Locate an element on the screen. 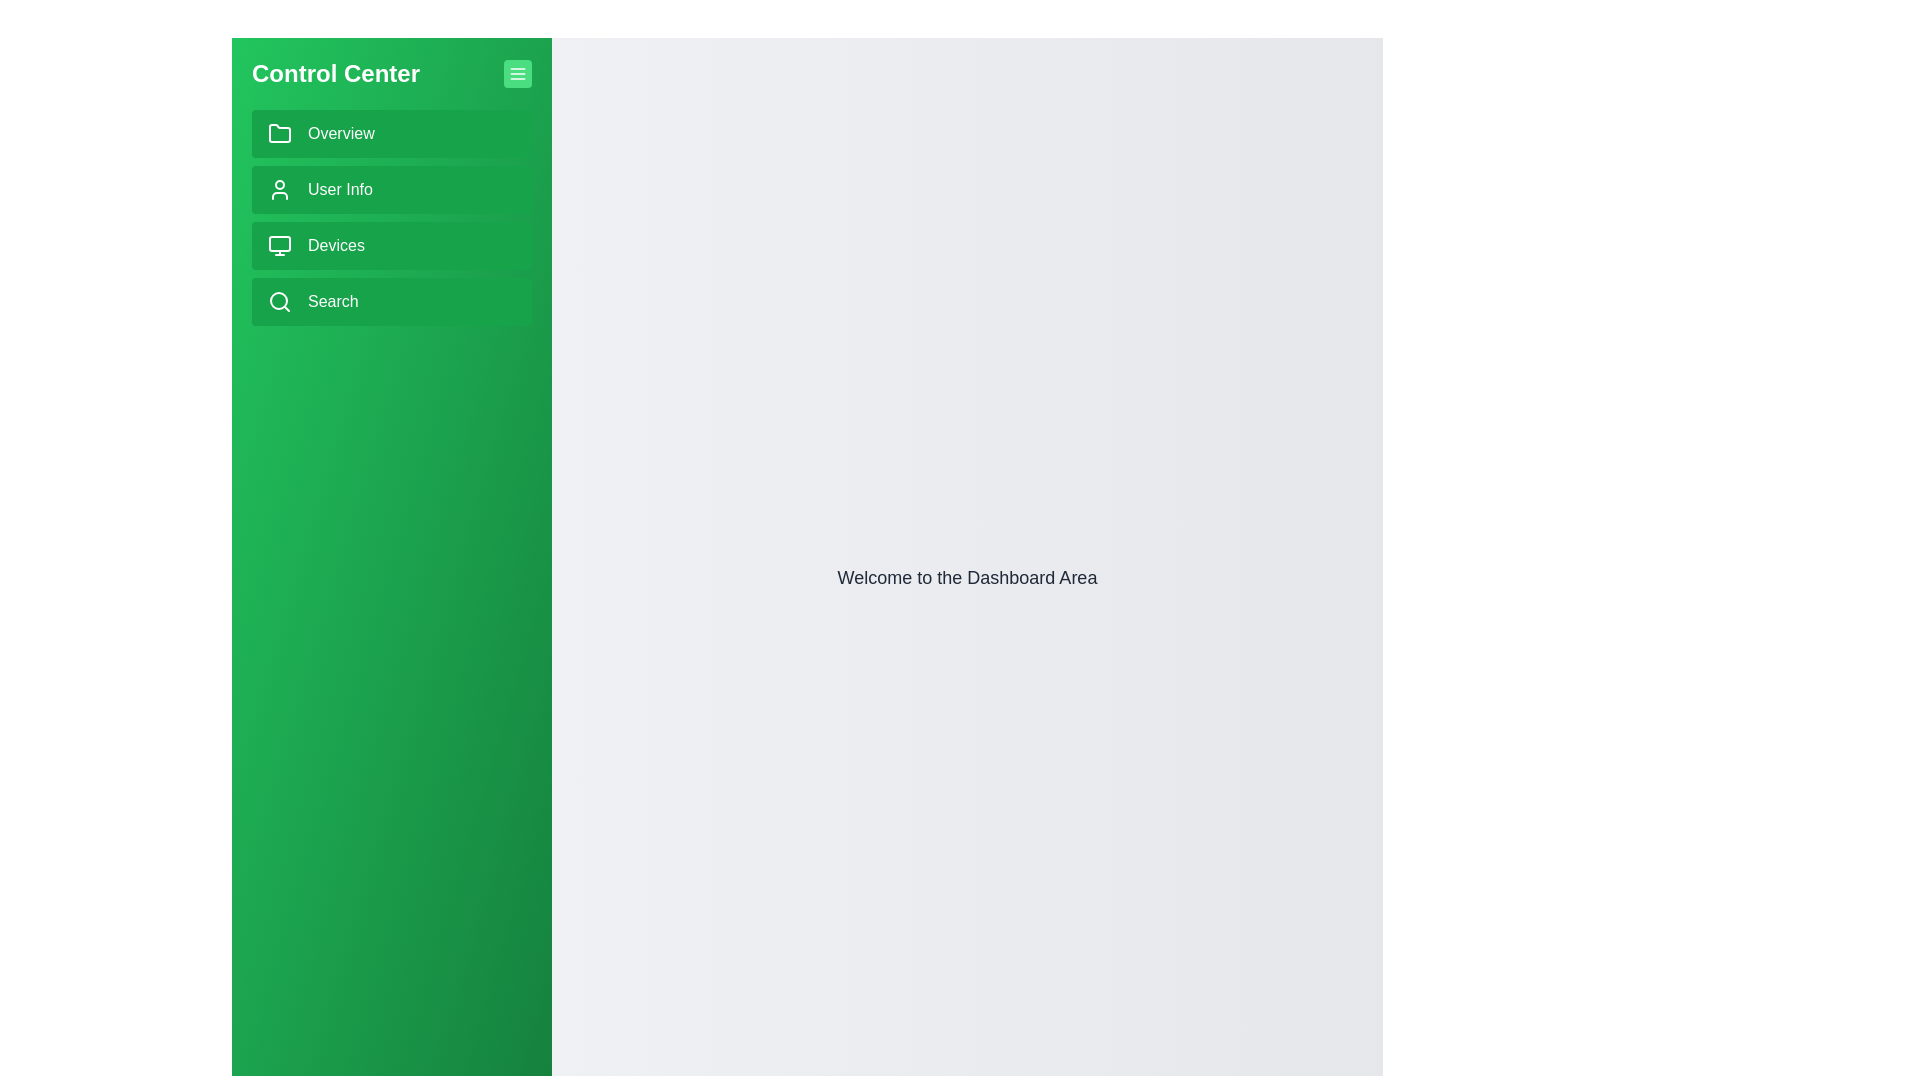  the 'User Info' button in the sidebar is located at coordinates (392, 189).